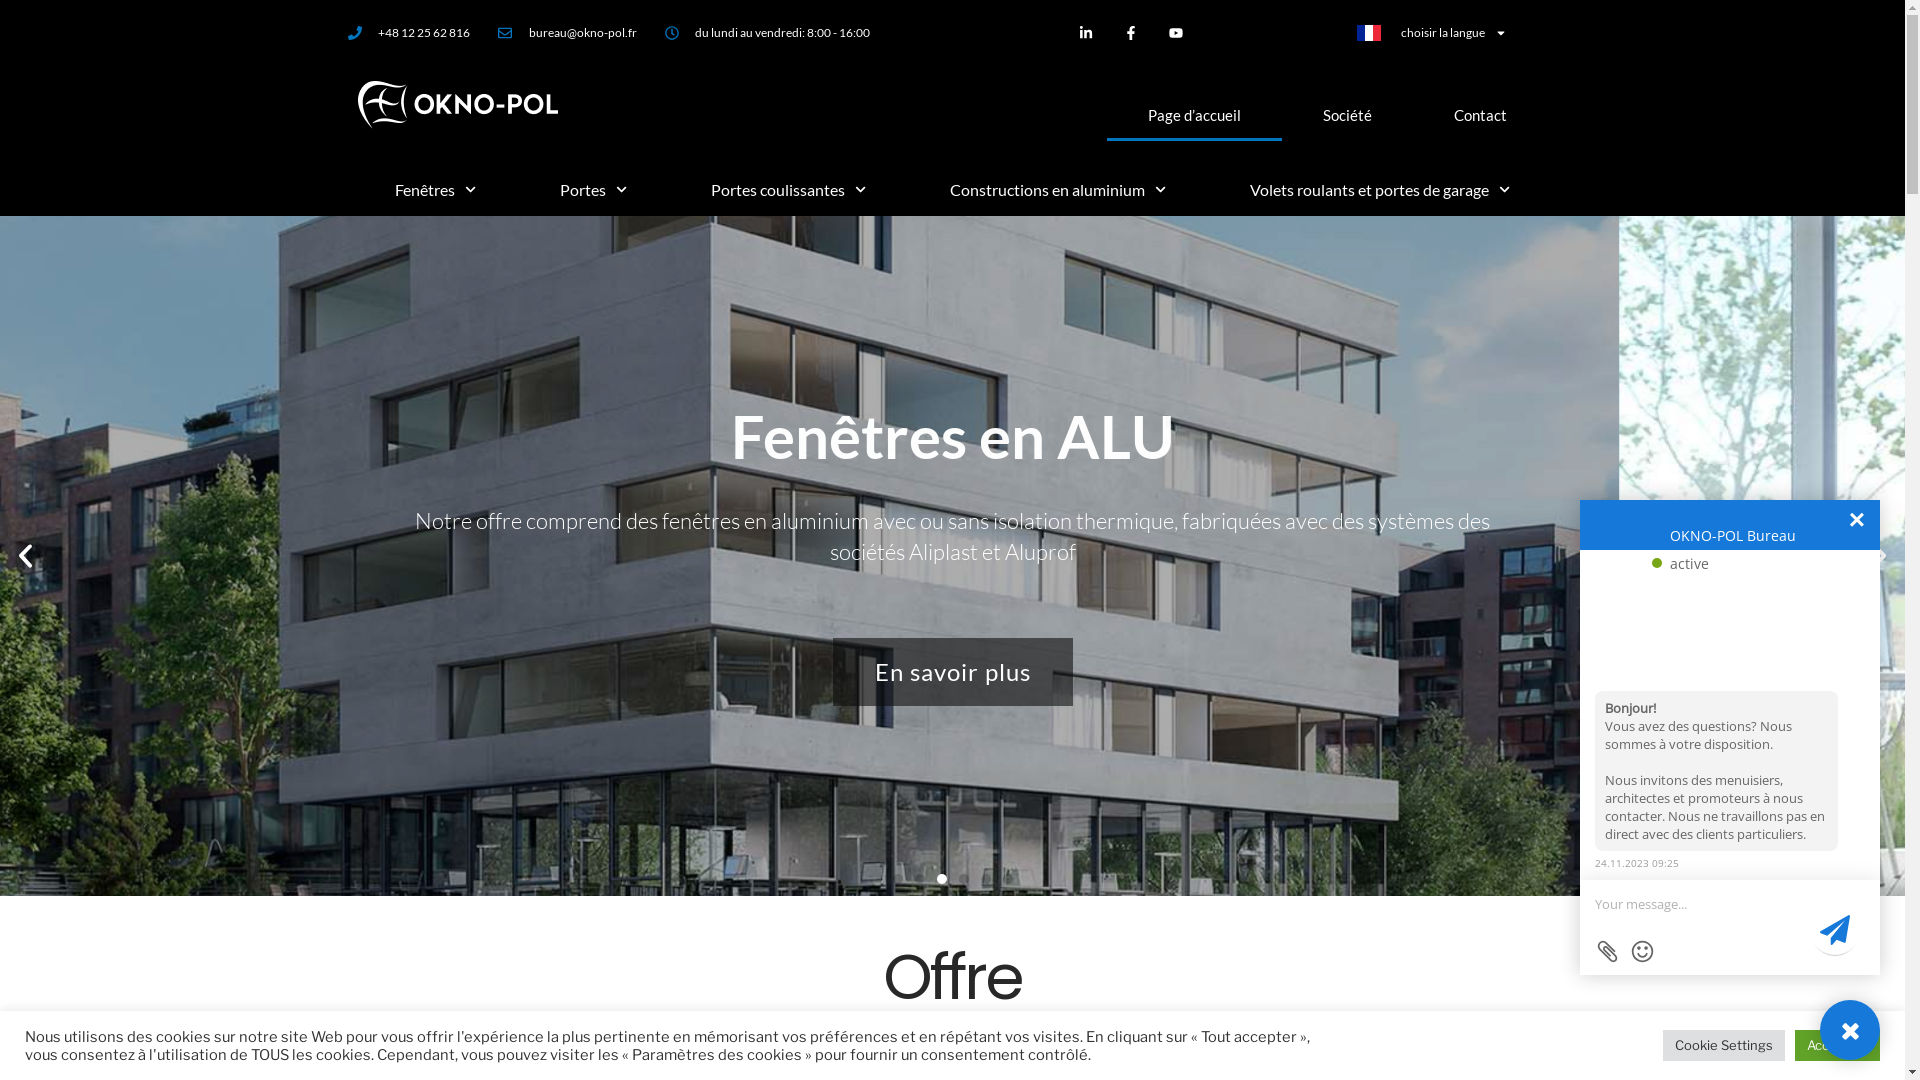 This screenshot has width=1920, height=1080. What do you see at coordinates (1430, 33) in the screenshot?
I see `'choisir la langue'` at bounding box center [1430, 33].